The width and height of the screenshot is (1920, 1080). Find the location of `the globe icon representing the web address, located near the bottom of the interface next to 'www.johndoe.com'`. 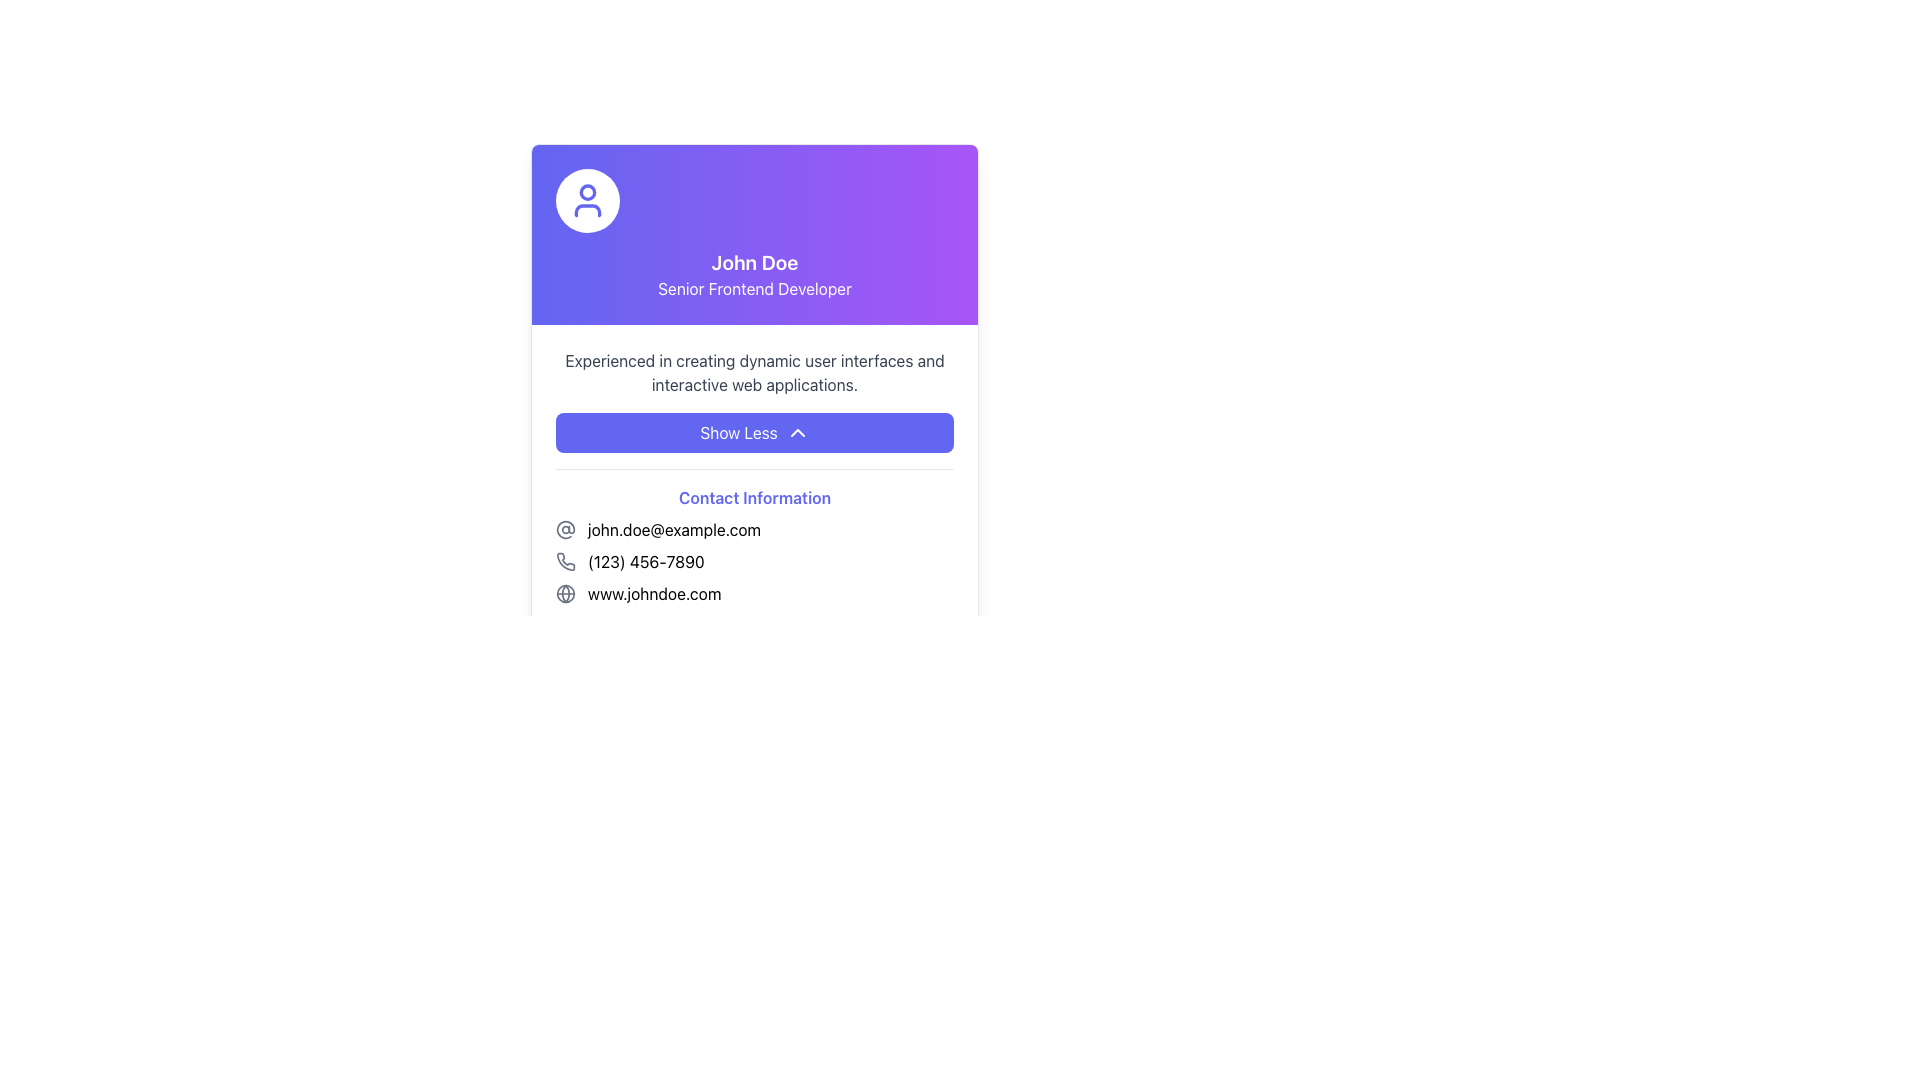

the globe icon representing the web address, located near the bottom of the interface next to 'www.johndoe.com' is located at coordinates (565, 593).